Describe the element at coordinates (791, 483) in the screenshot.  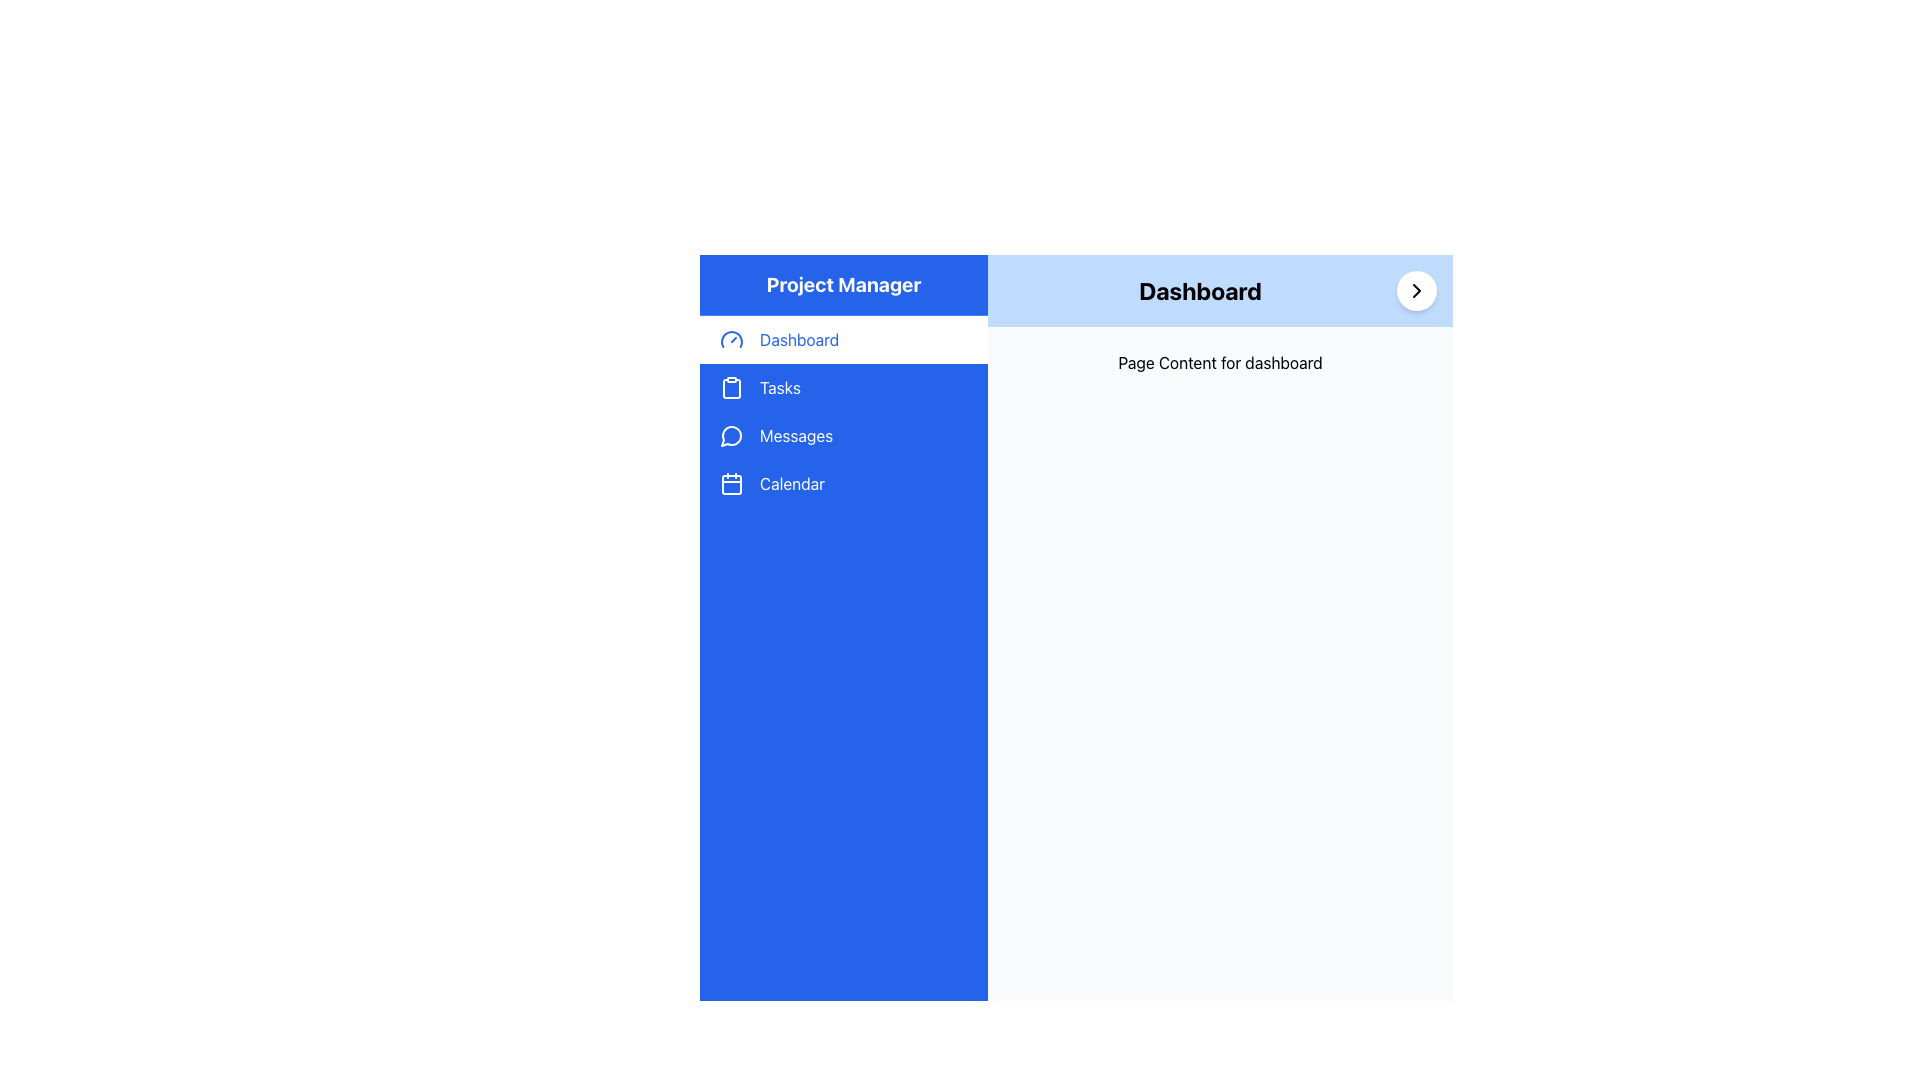
I see `the 'Calendar' navigation link located as the fourth item in the vertical navigation menu in the left sidebar` at that location.